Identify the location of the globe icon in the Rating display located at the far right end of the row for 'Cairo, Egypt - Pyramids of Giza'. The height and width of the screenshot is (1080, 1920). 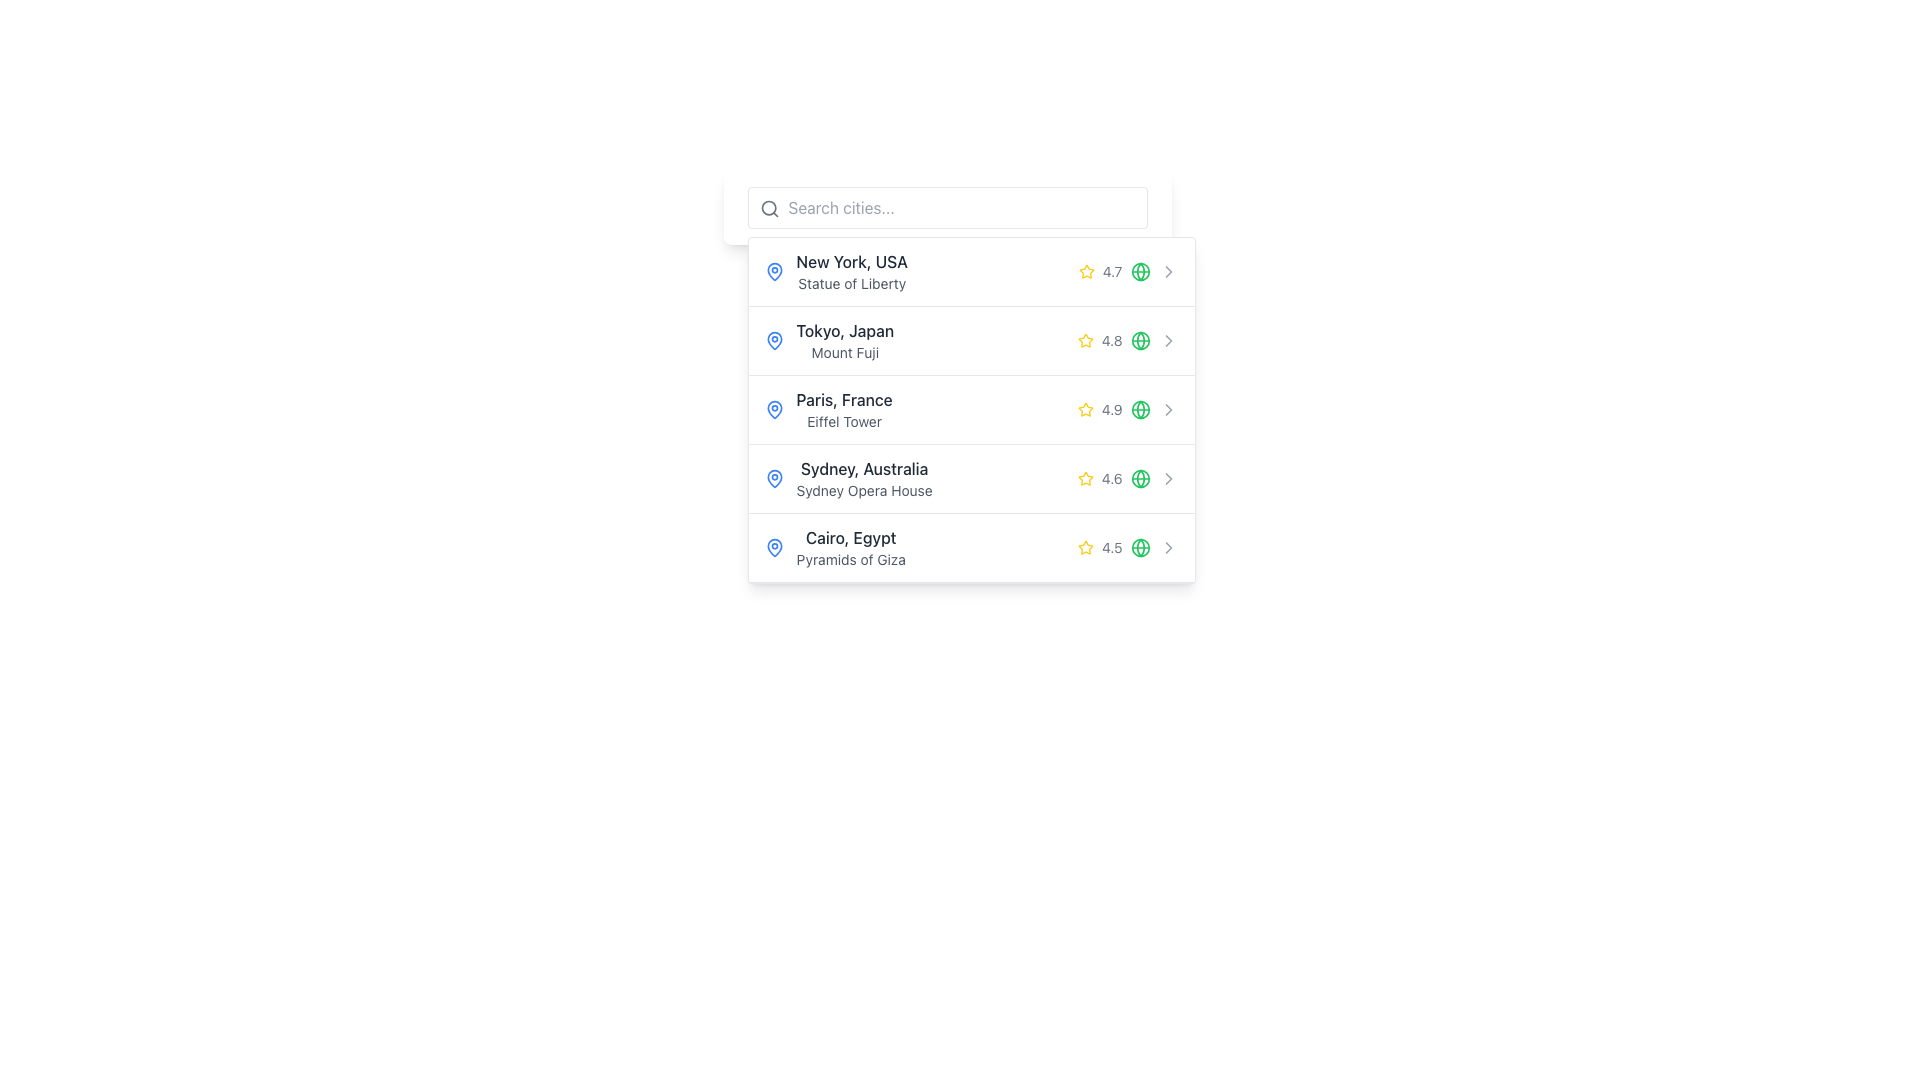
(1113, 547).